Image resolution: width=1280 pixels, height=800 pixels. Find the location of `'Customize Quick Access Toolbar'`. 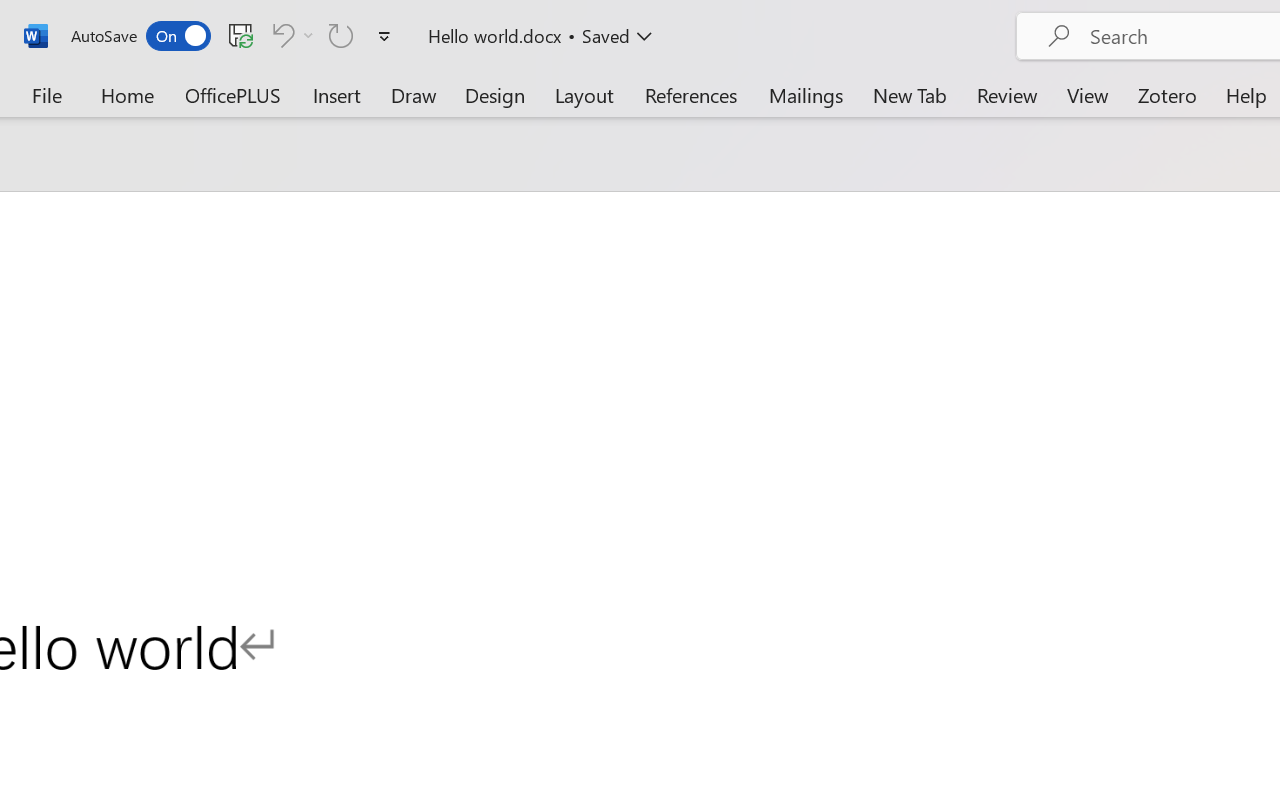

'Customize Quick Access Toolbar' is located at coordinates (384, 35).